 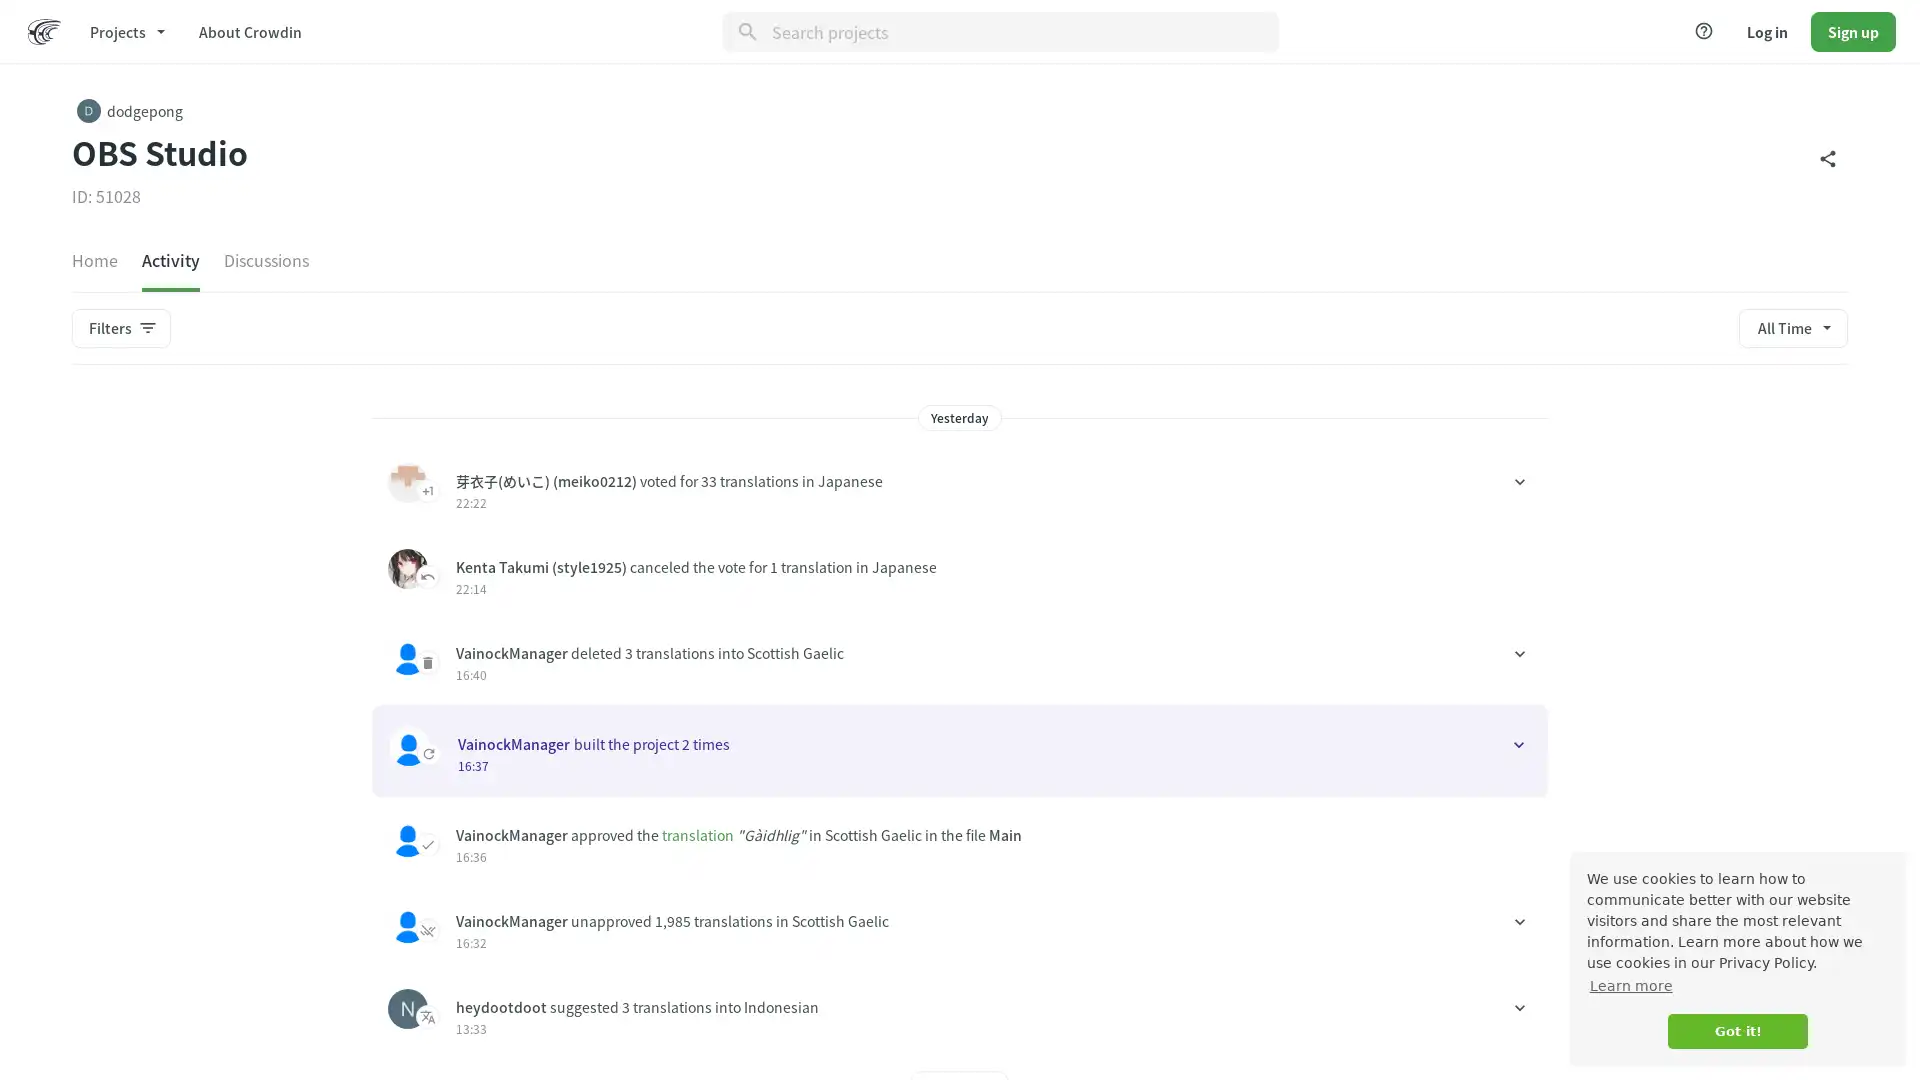 I want to click on dismiss cookie message, so click(x=1736, y=1031).